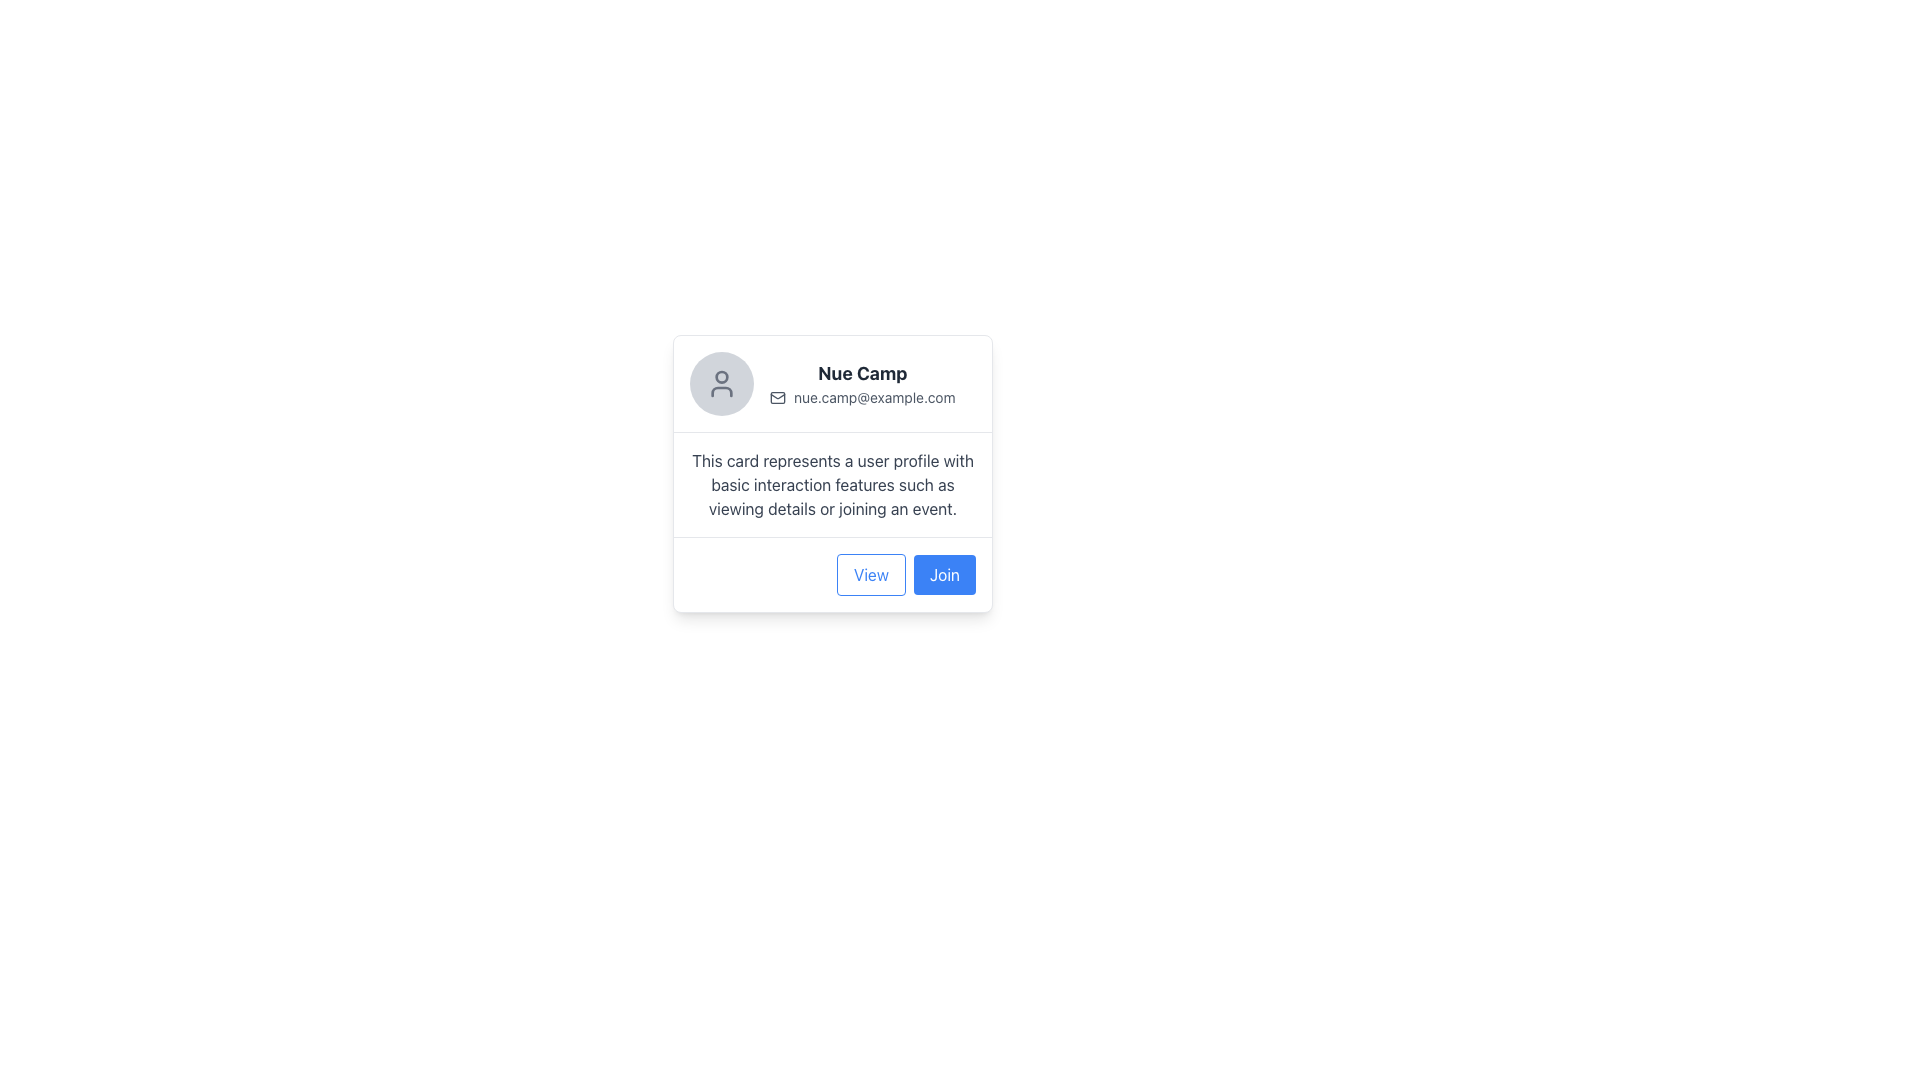 The image size is (1920, 1080). Describe the element at coordinates (833, 384) in the screenshot. I see `user's name and email information displayed in the header section of the user profile card, located at the top of the profile` at that location.